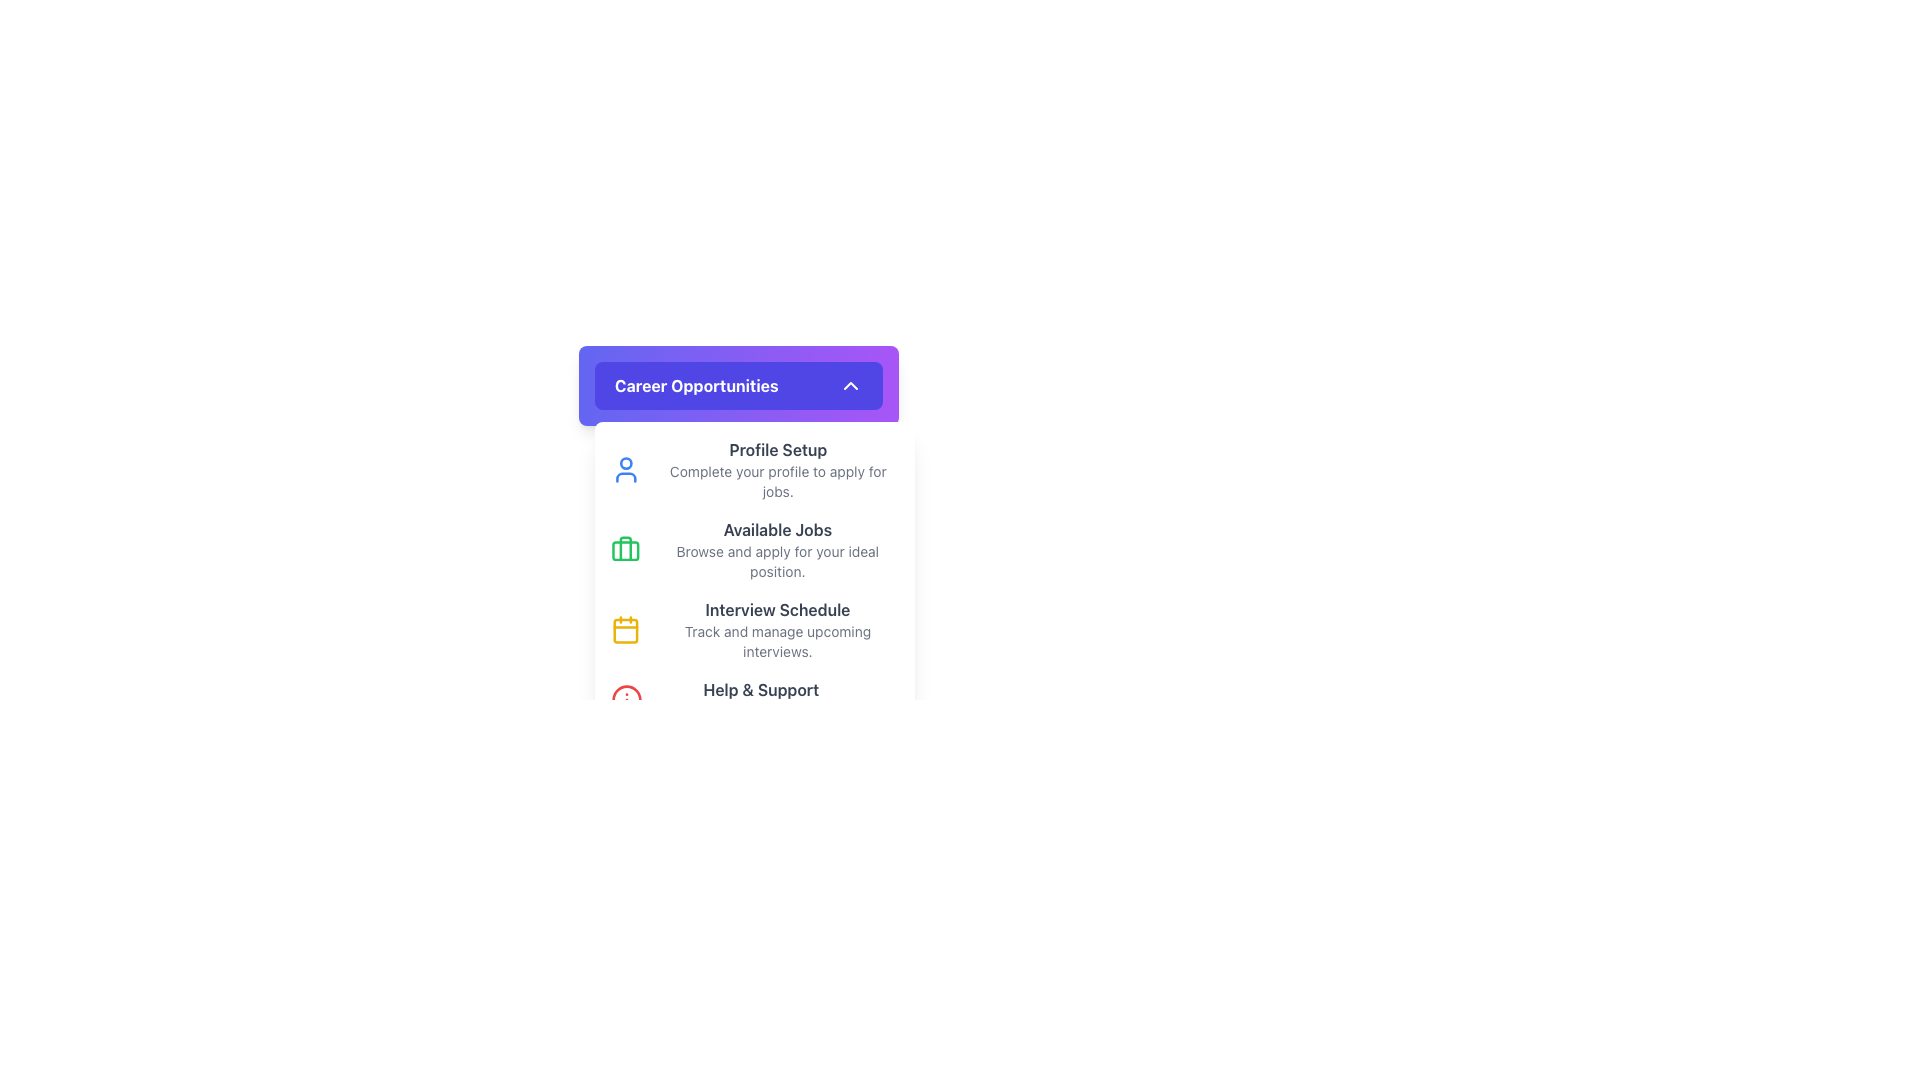  Describe the element at coordinates (776, 528) in the screenshot. I see `the text label 'Available Jobs' which is styled in bold and located below the 'Career Opportunities' header in the menu interface` at that location.